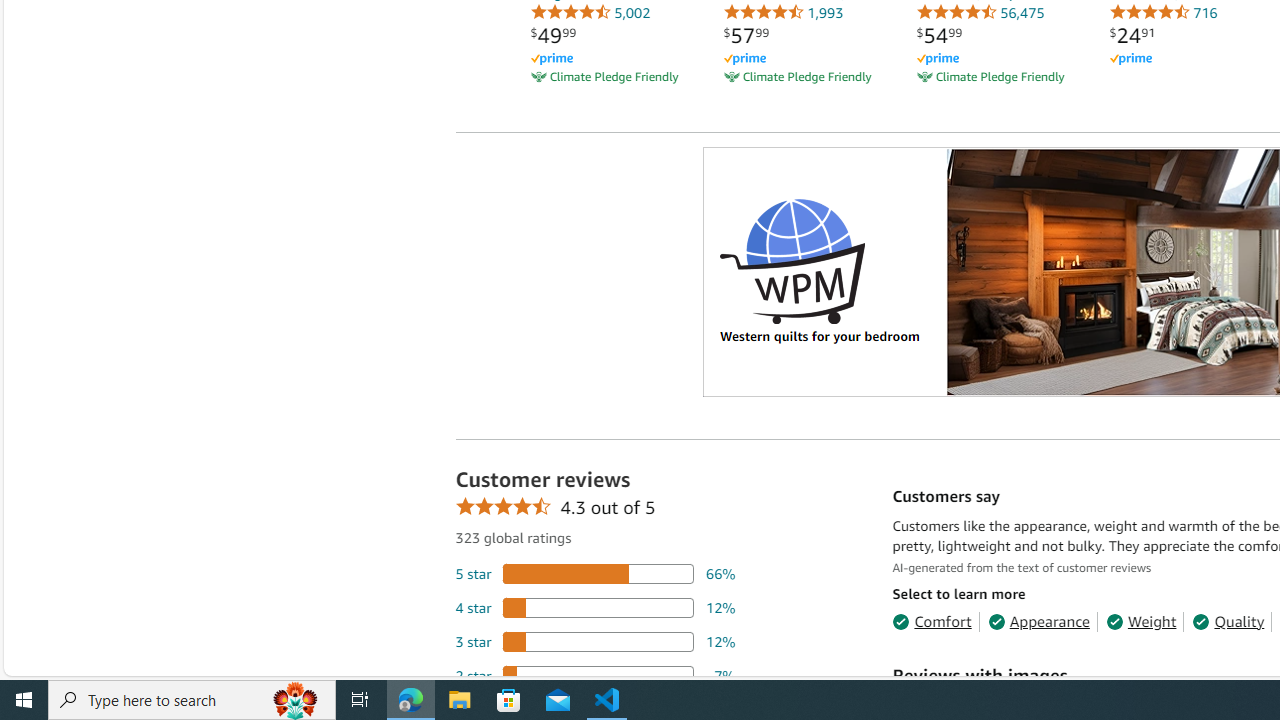 The width and height of the screenshot is (1280, 720). What do you see at coordinates (594, 641) in the screenshot?
I see `'12 percent of reviews have 3 stars'` at bounding box center [594, 641].